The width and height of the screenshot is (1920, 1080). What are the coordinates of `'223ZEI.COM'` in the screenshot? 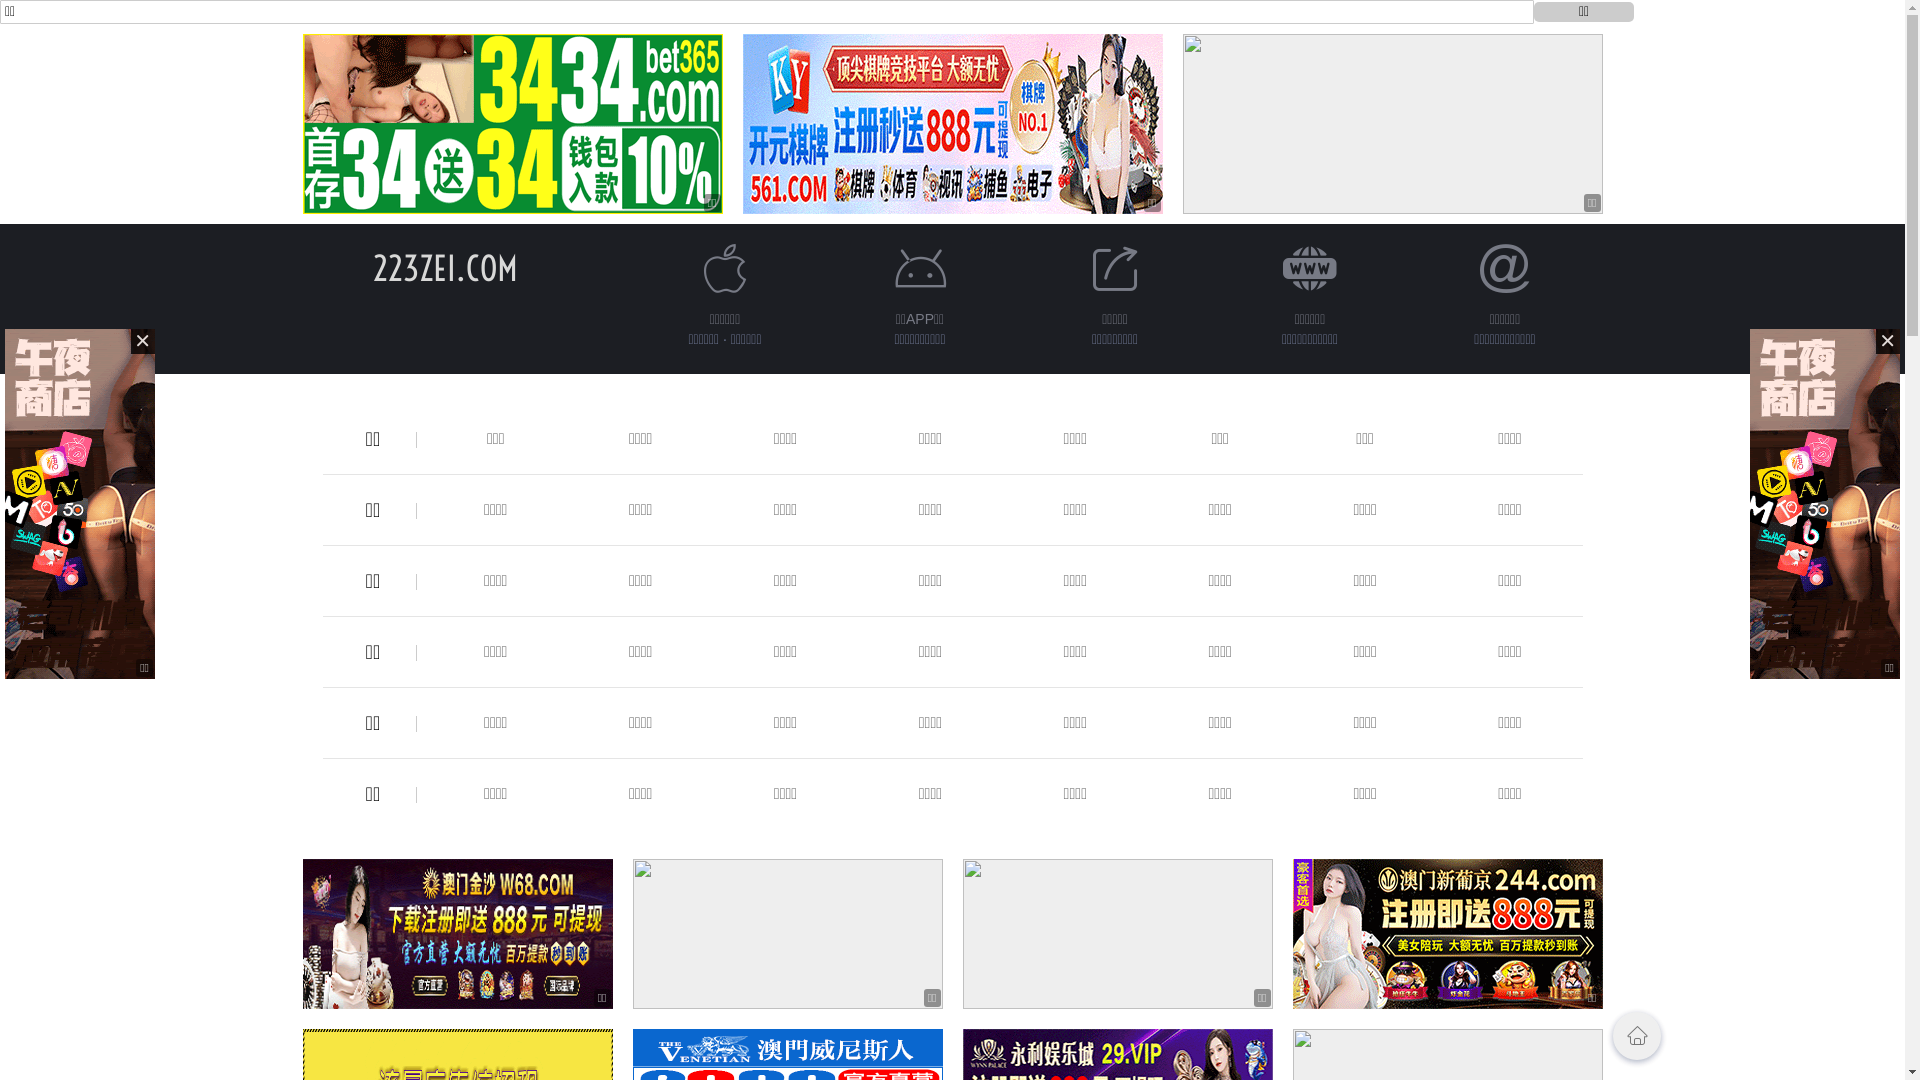 It's located at (444, 267).